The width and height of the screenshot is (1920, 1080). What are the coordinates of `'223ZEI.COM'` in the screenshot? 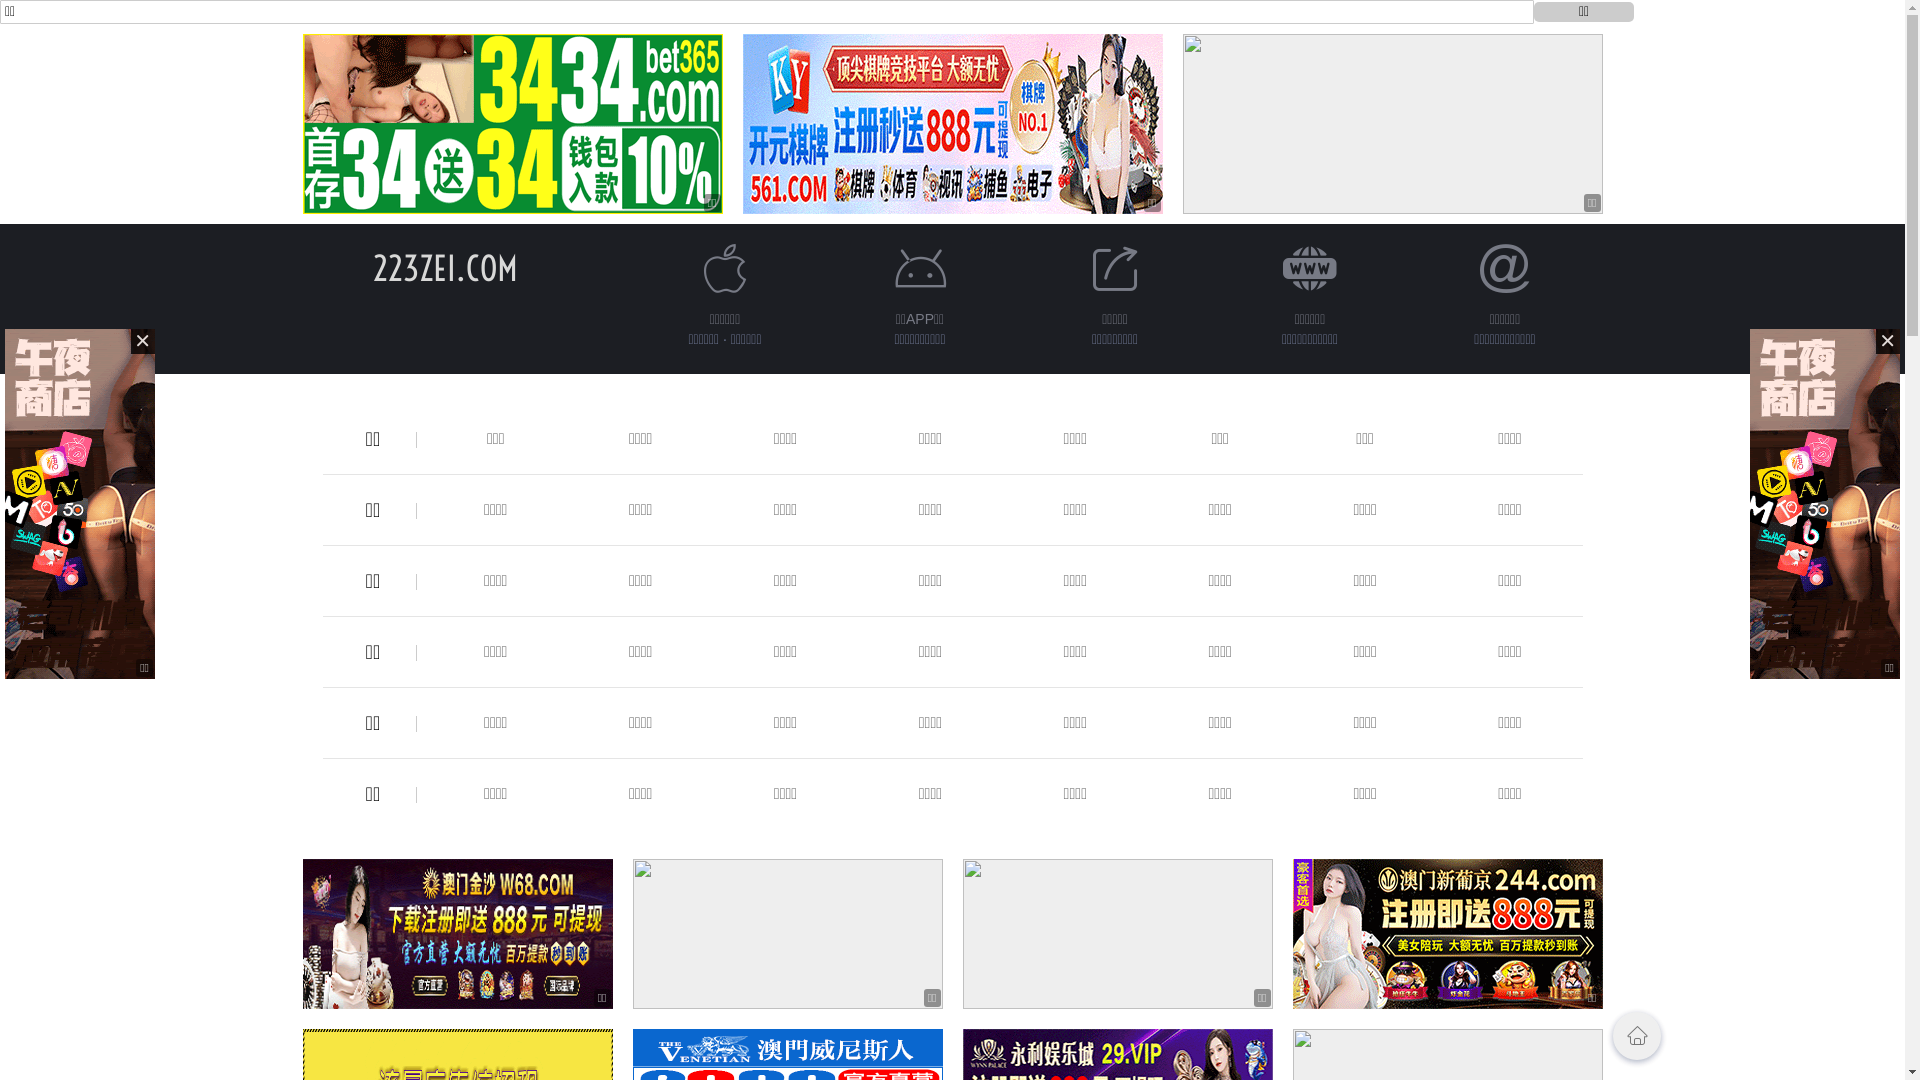 It's located at (444, 267).